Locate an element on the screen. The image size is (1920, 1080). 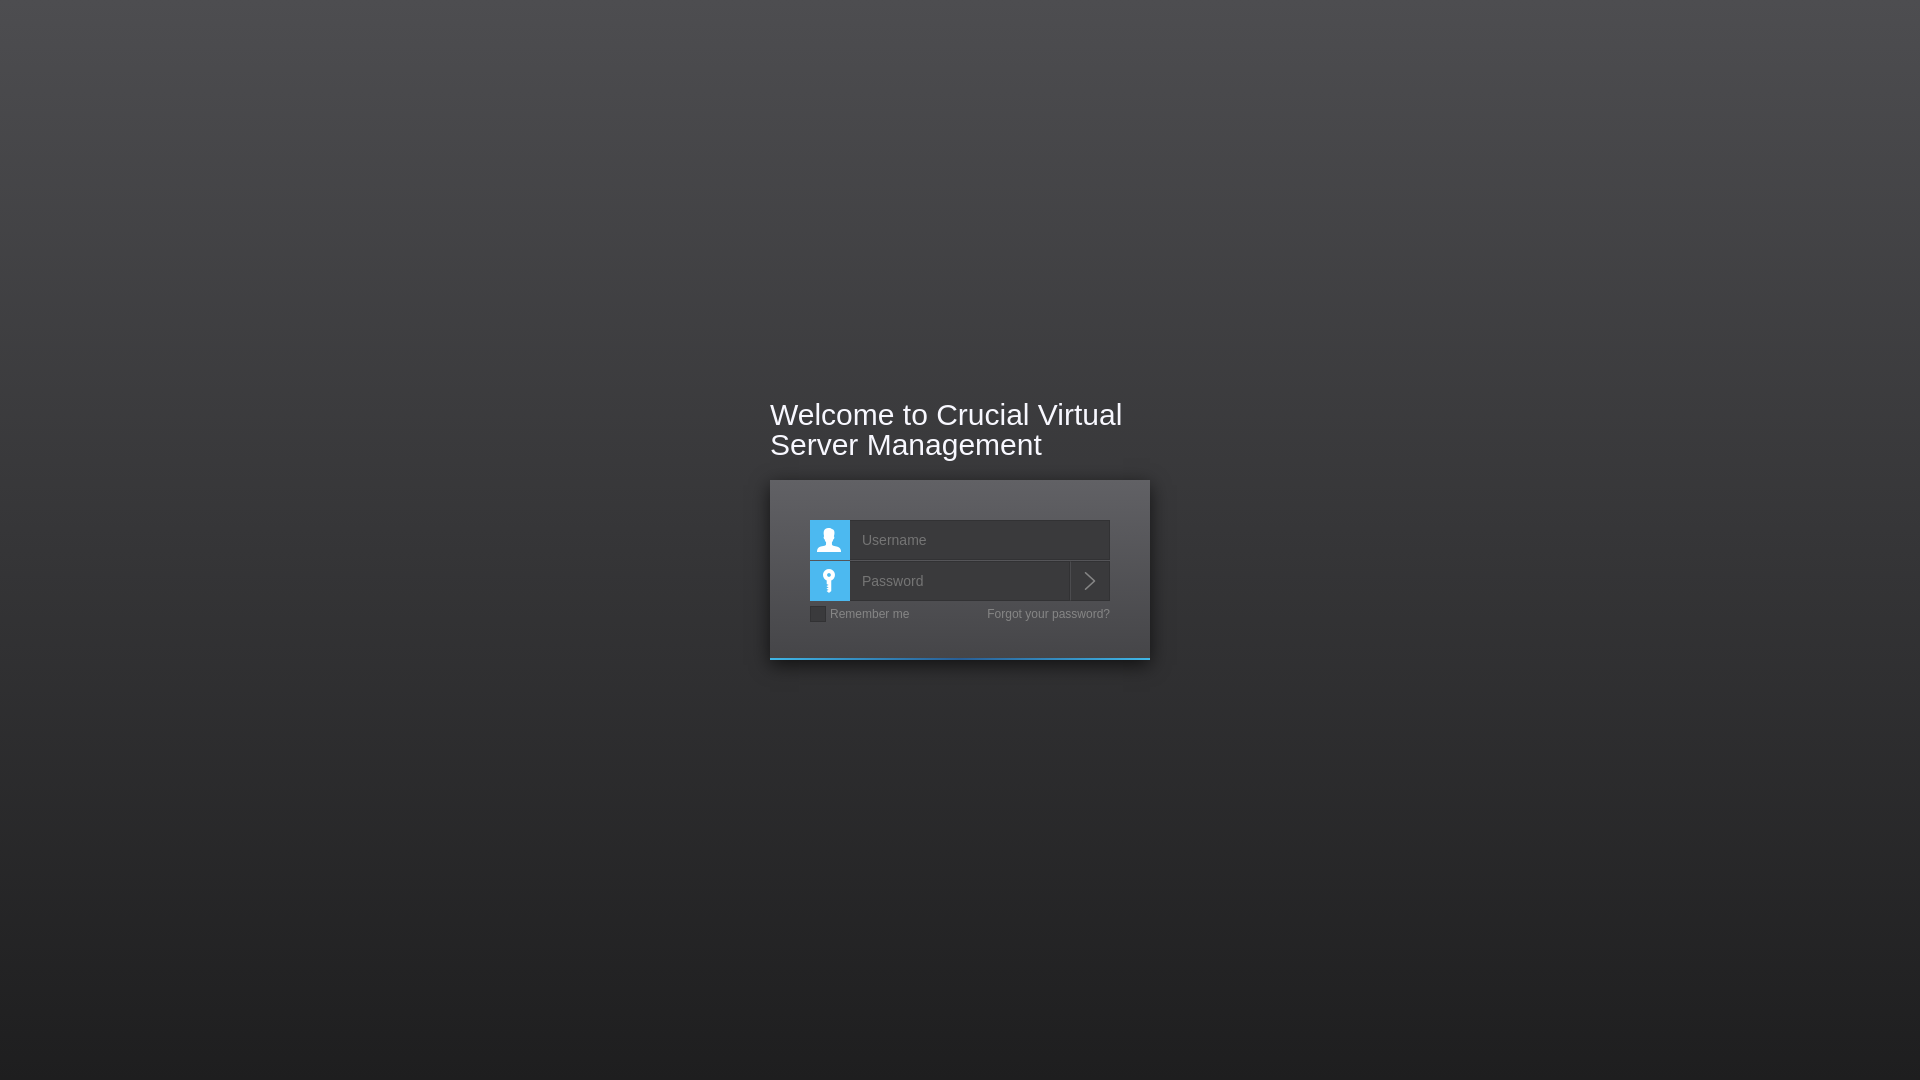
'Log In' is located at coordinates (1088, 581).